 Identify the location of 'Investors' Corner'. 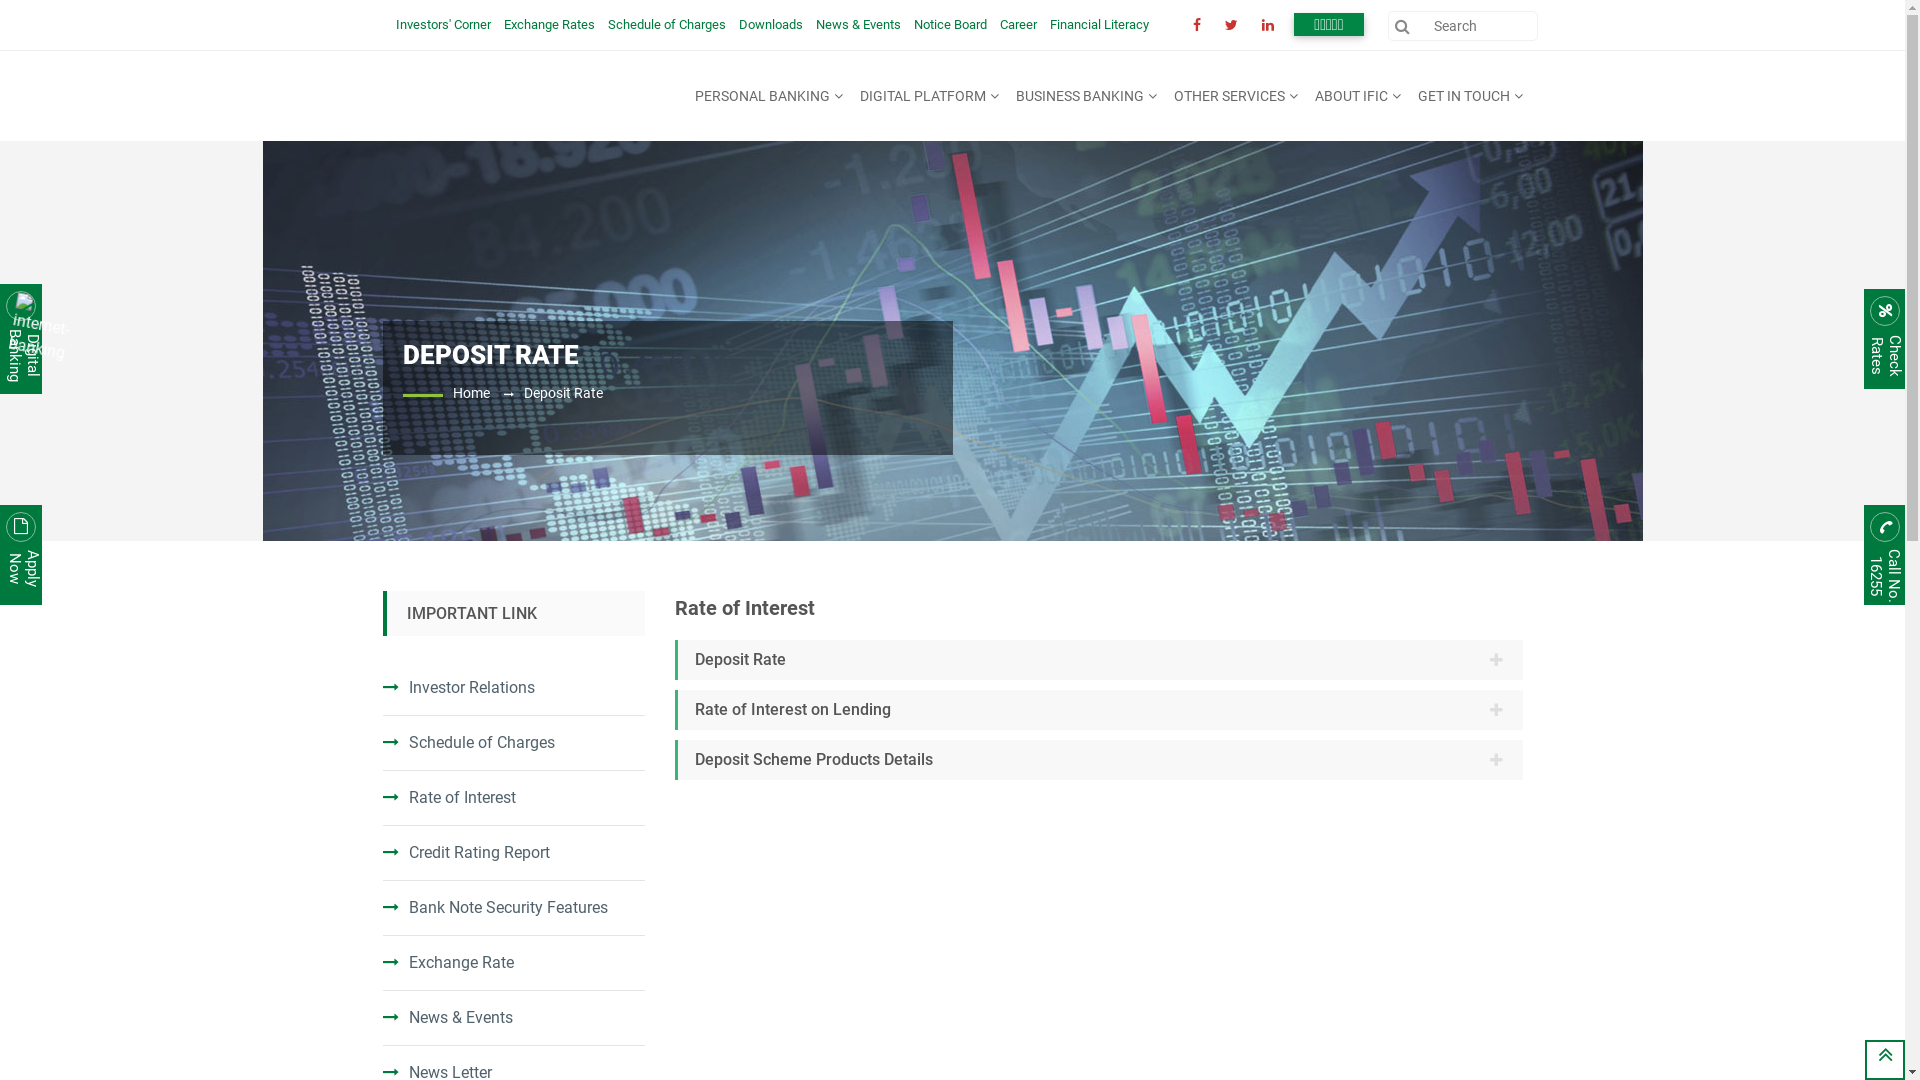
(395, 24).